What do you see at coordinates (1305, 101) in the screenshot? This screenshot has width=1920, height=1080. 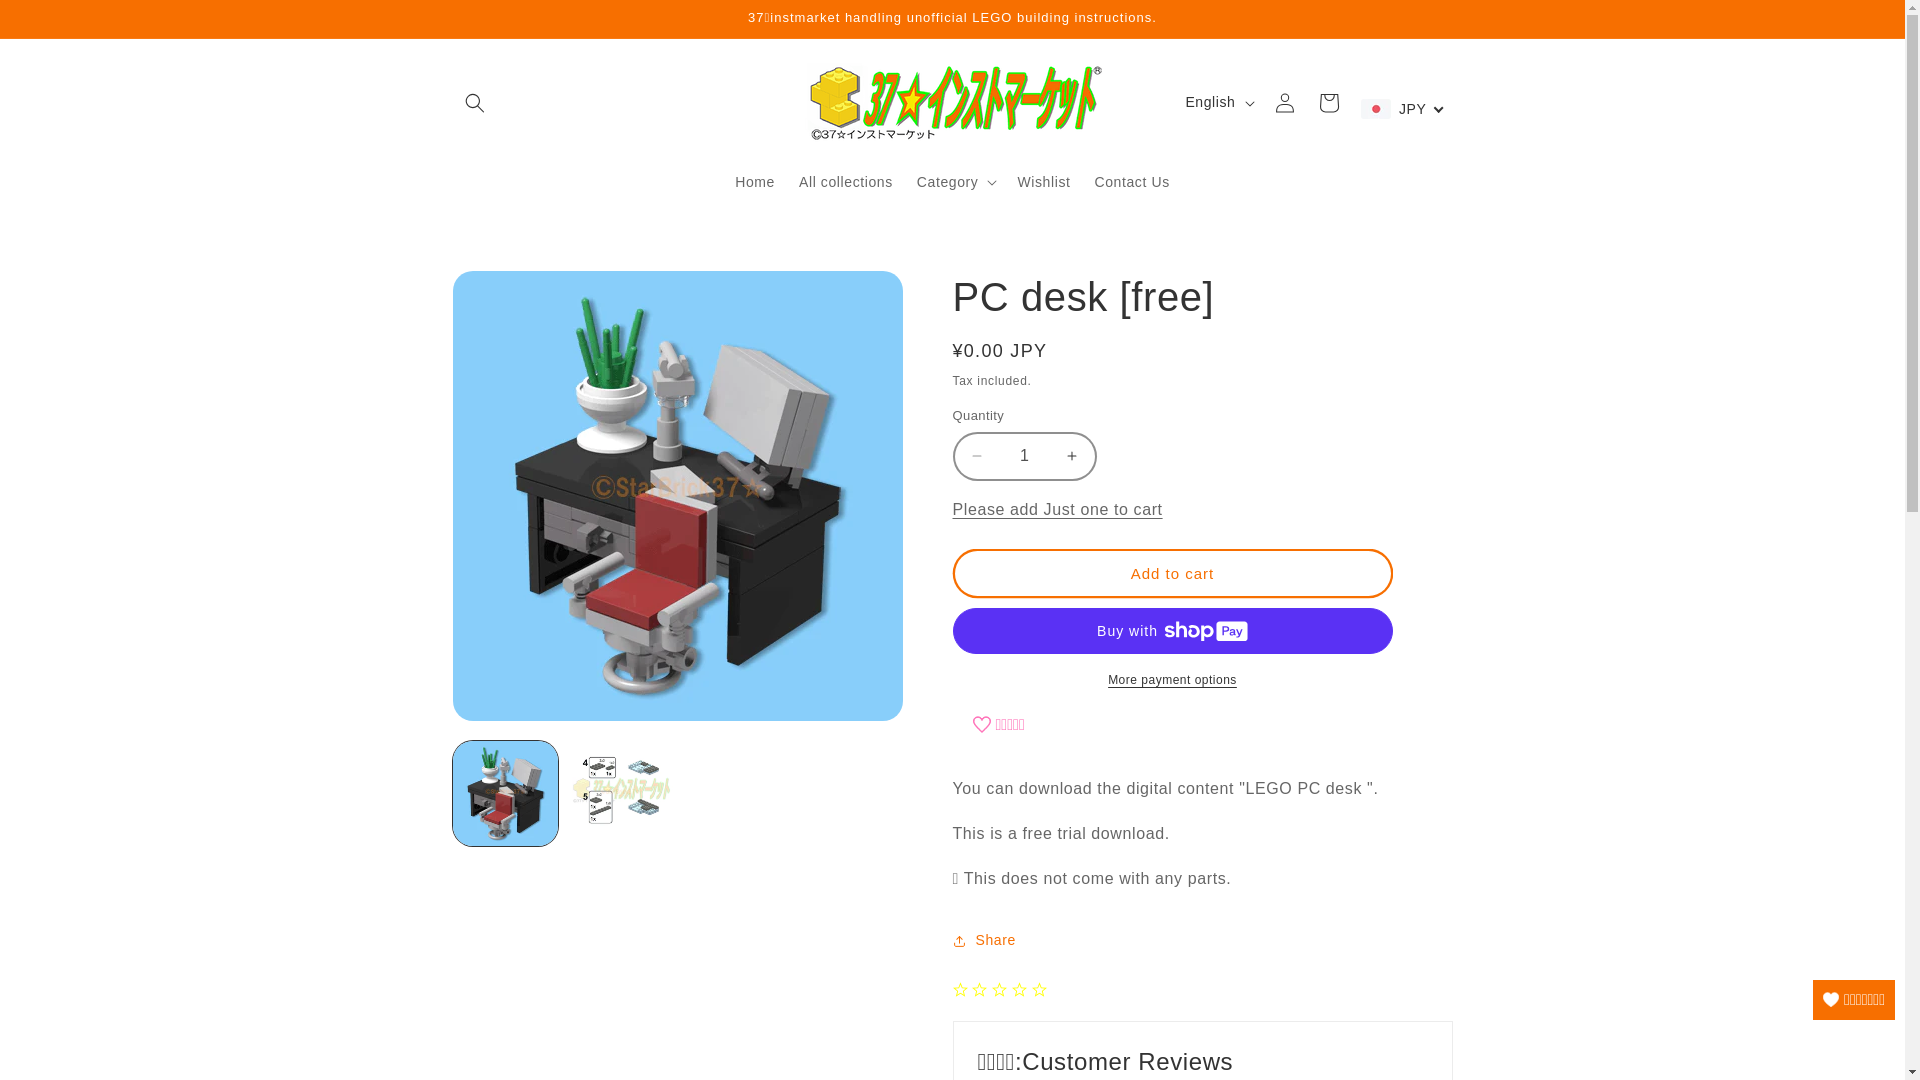 I see `'Cart'` at bounding box center [1305, 101].